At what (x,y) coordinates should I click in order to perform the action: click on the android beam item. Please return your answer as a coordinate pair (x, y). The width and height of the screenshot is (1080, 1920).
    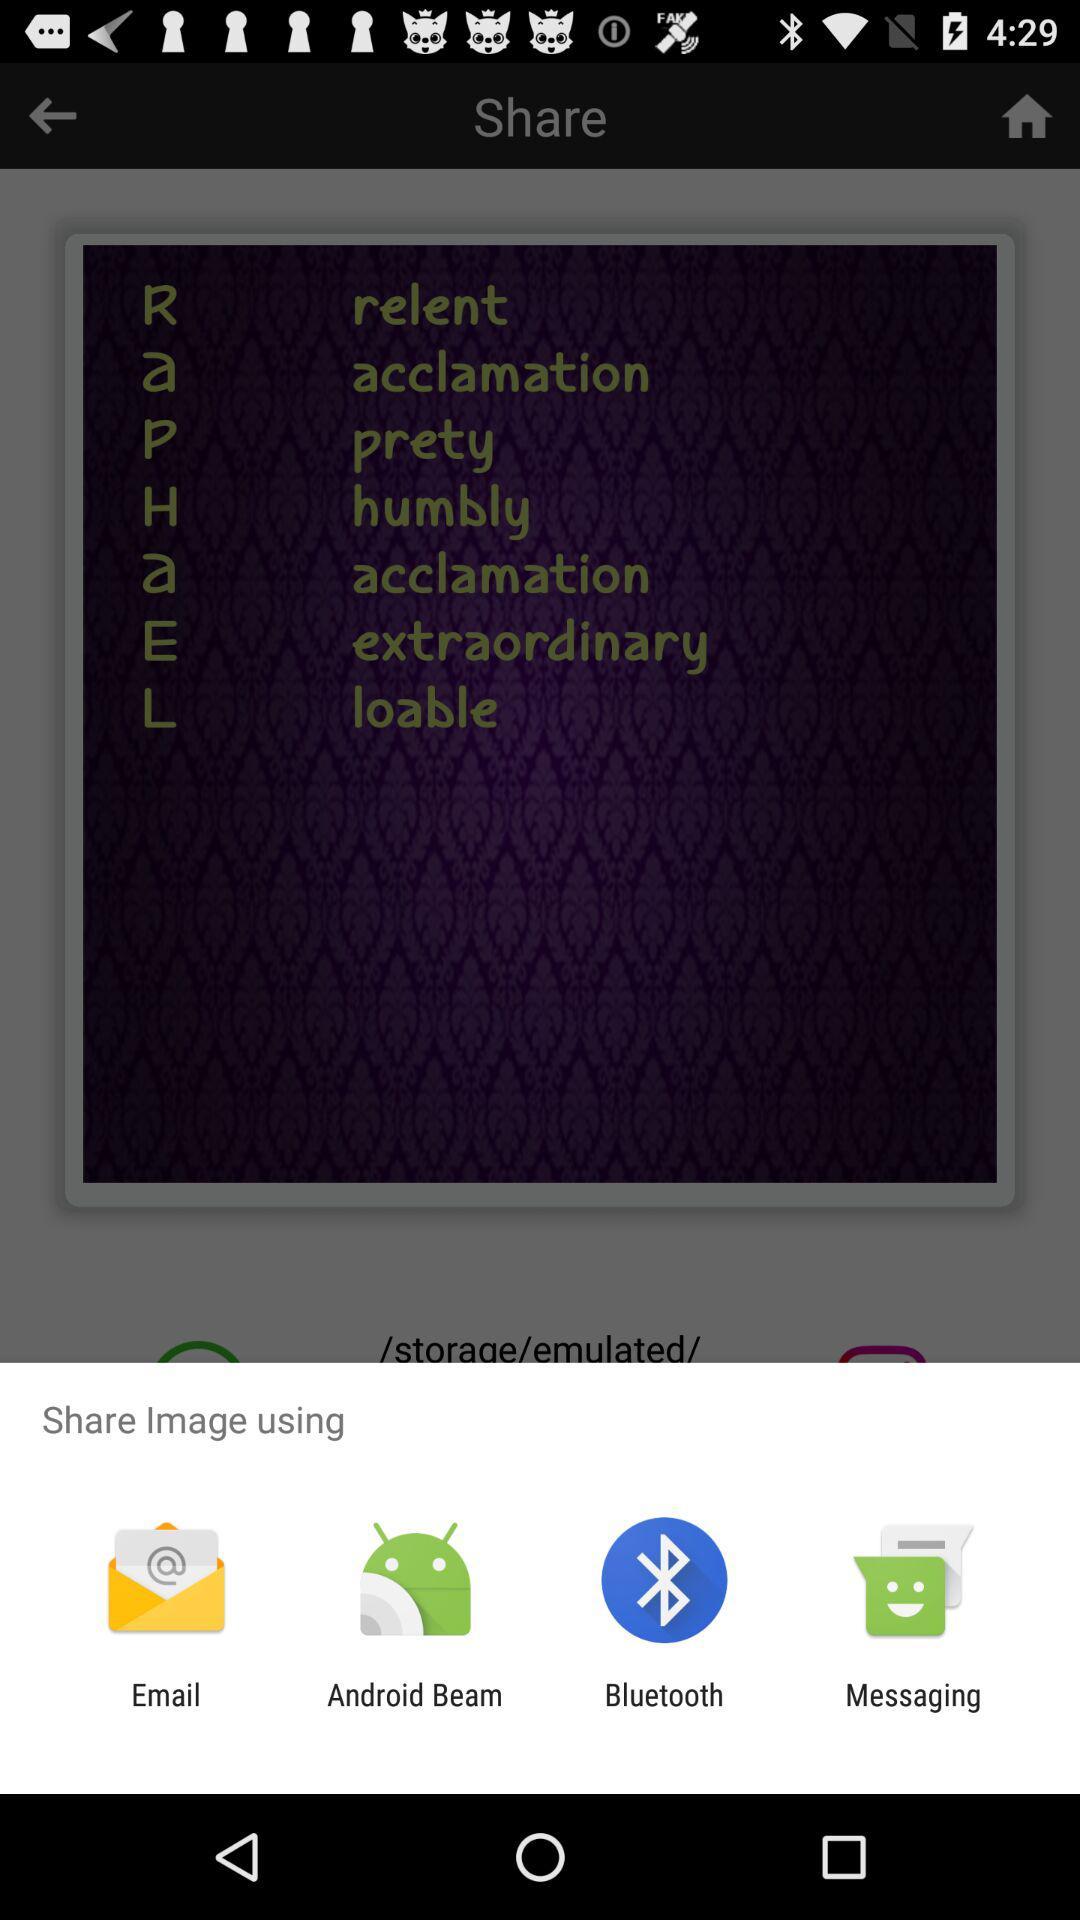
    Looking at the image, I should click on (414, 1711).